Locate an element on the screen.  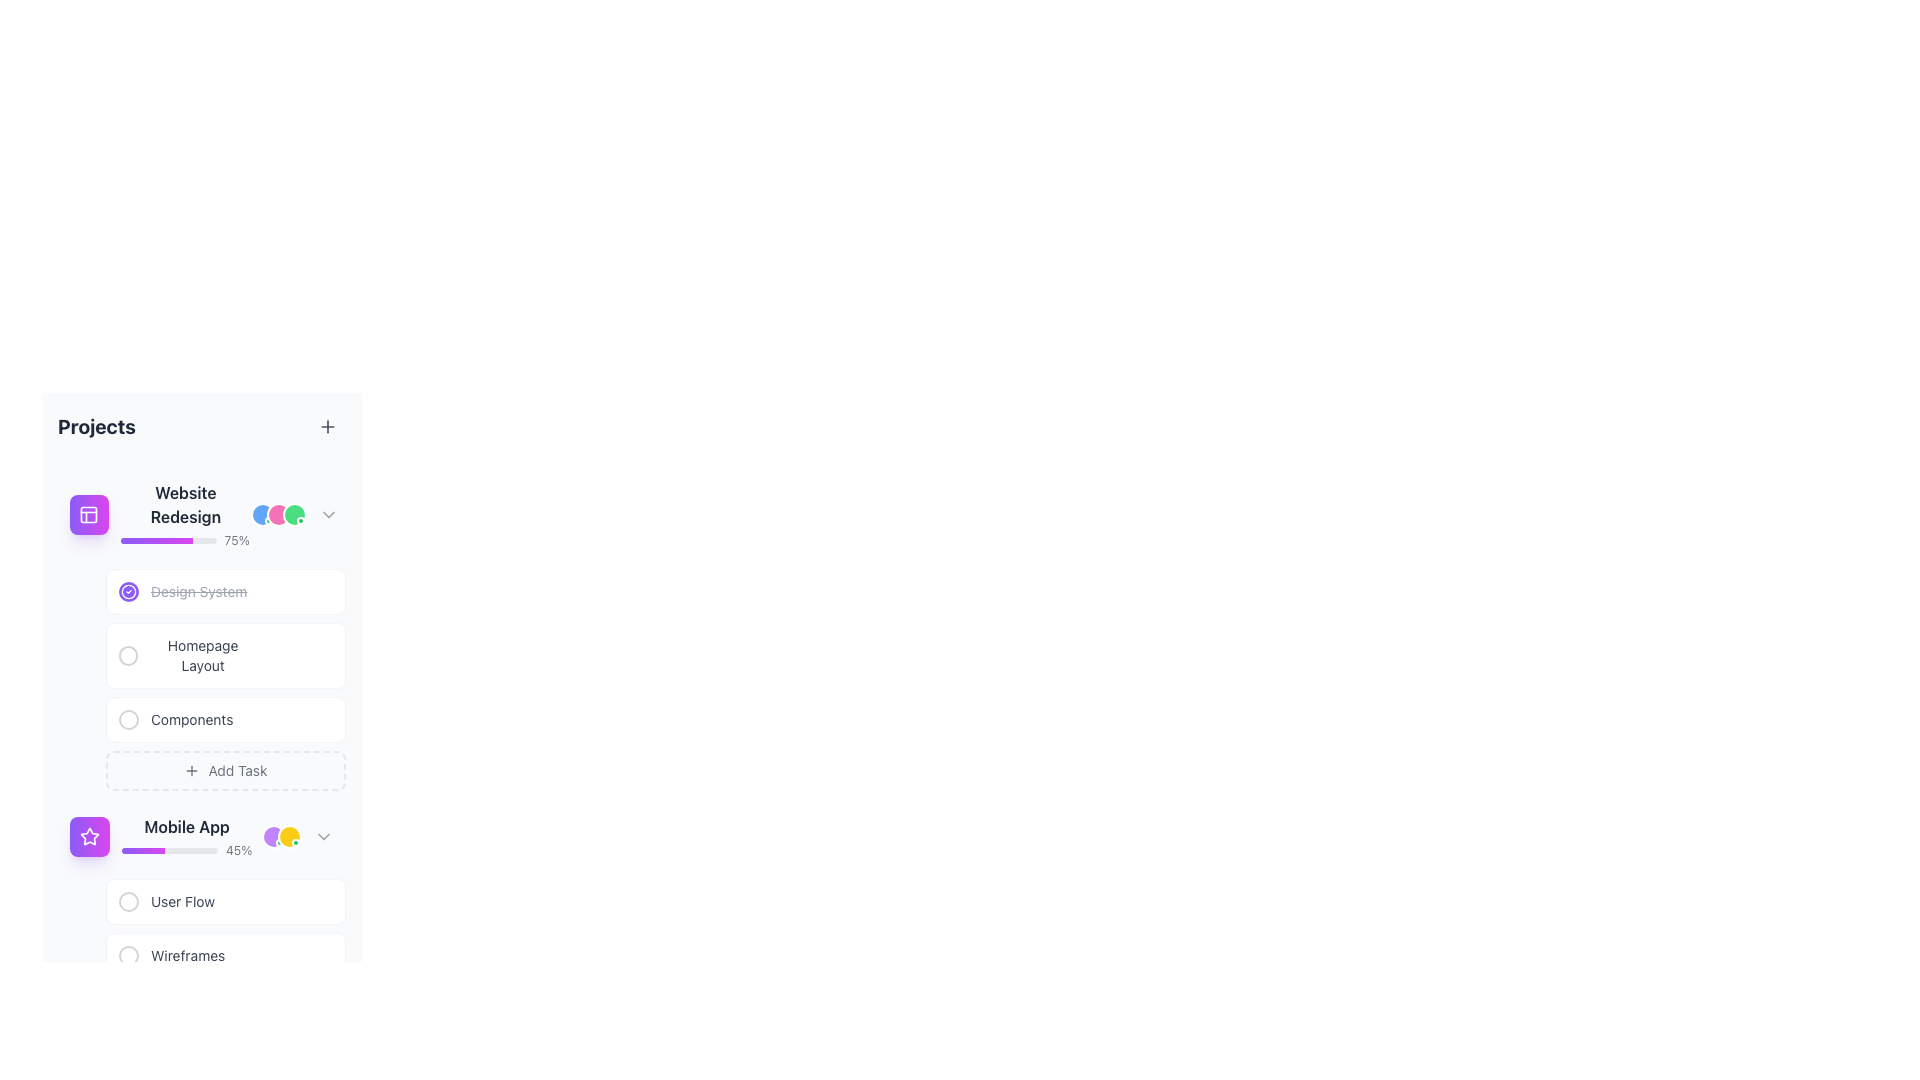
the radio button is located at coordinates (128, 955).